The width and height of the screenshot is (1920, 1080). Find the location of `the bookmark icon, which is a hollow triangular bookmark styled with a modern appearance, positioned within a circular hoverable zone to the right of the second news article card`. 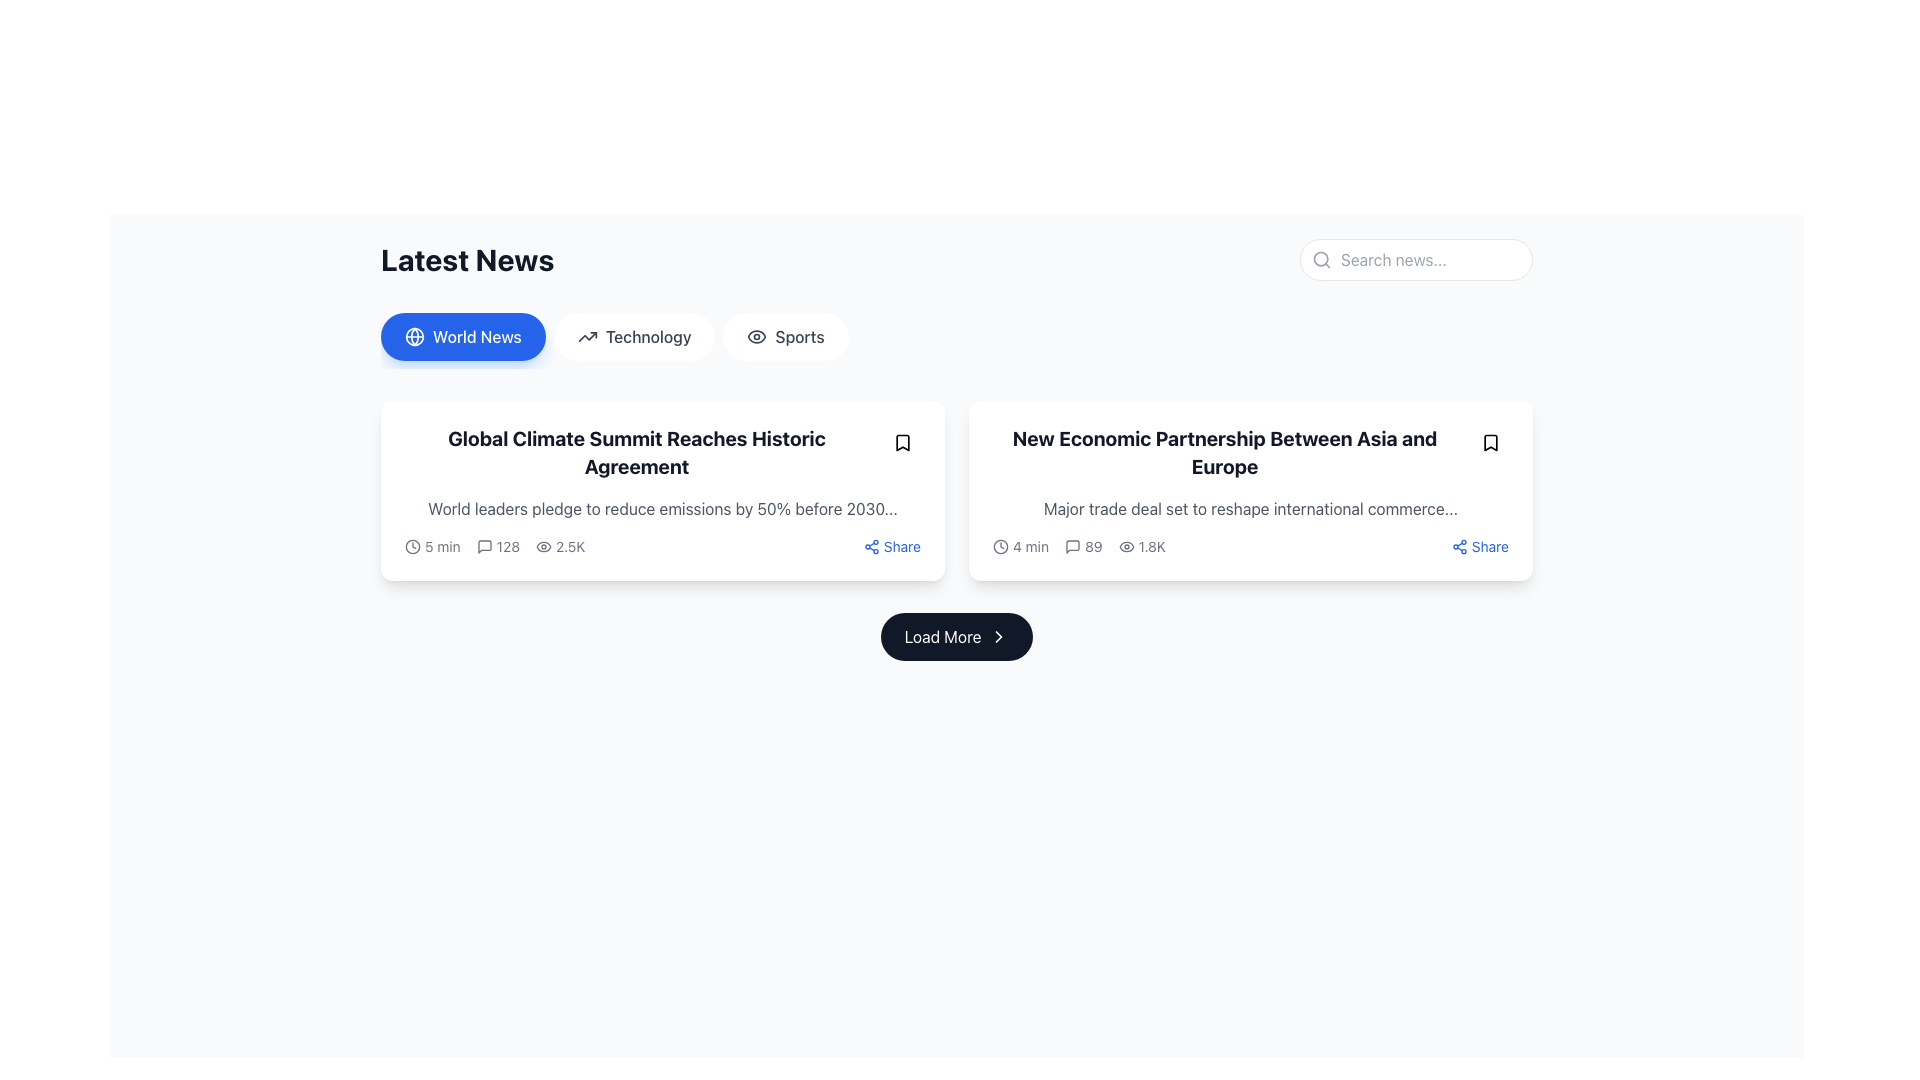

the bookmark icon, which is a hollow triangular bookmark styled with a modern appearance, positioned within a circular hoverable zone to the right of the second news article card is located at coordinates (901, 442).